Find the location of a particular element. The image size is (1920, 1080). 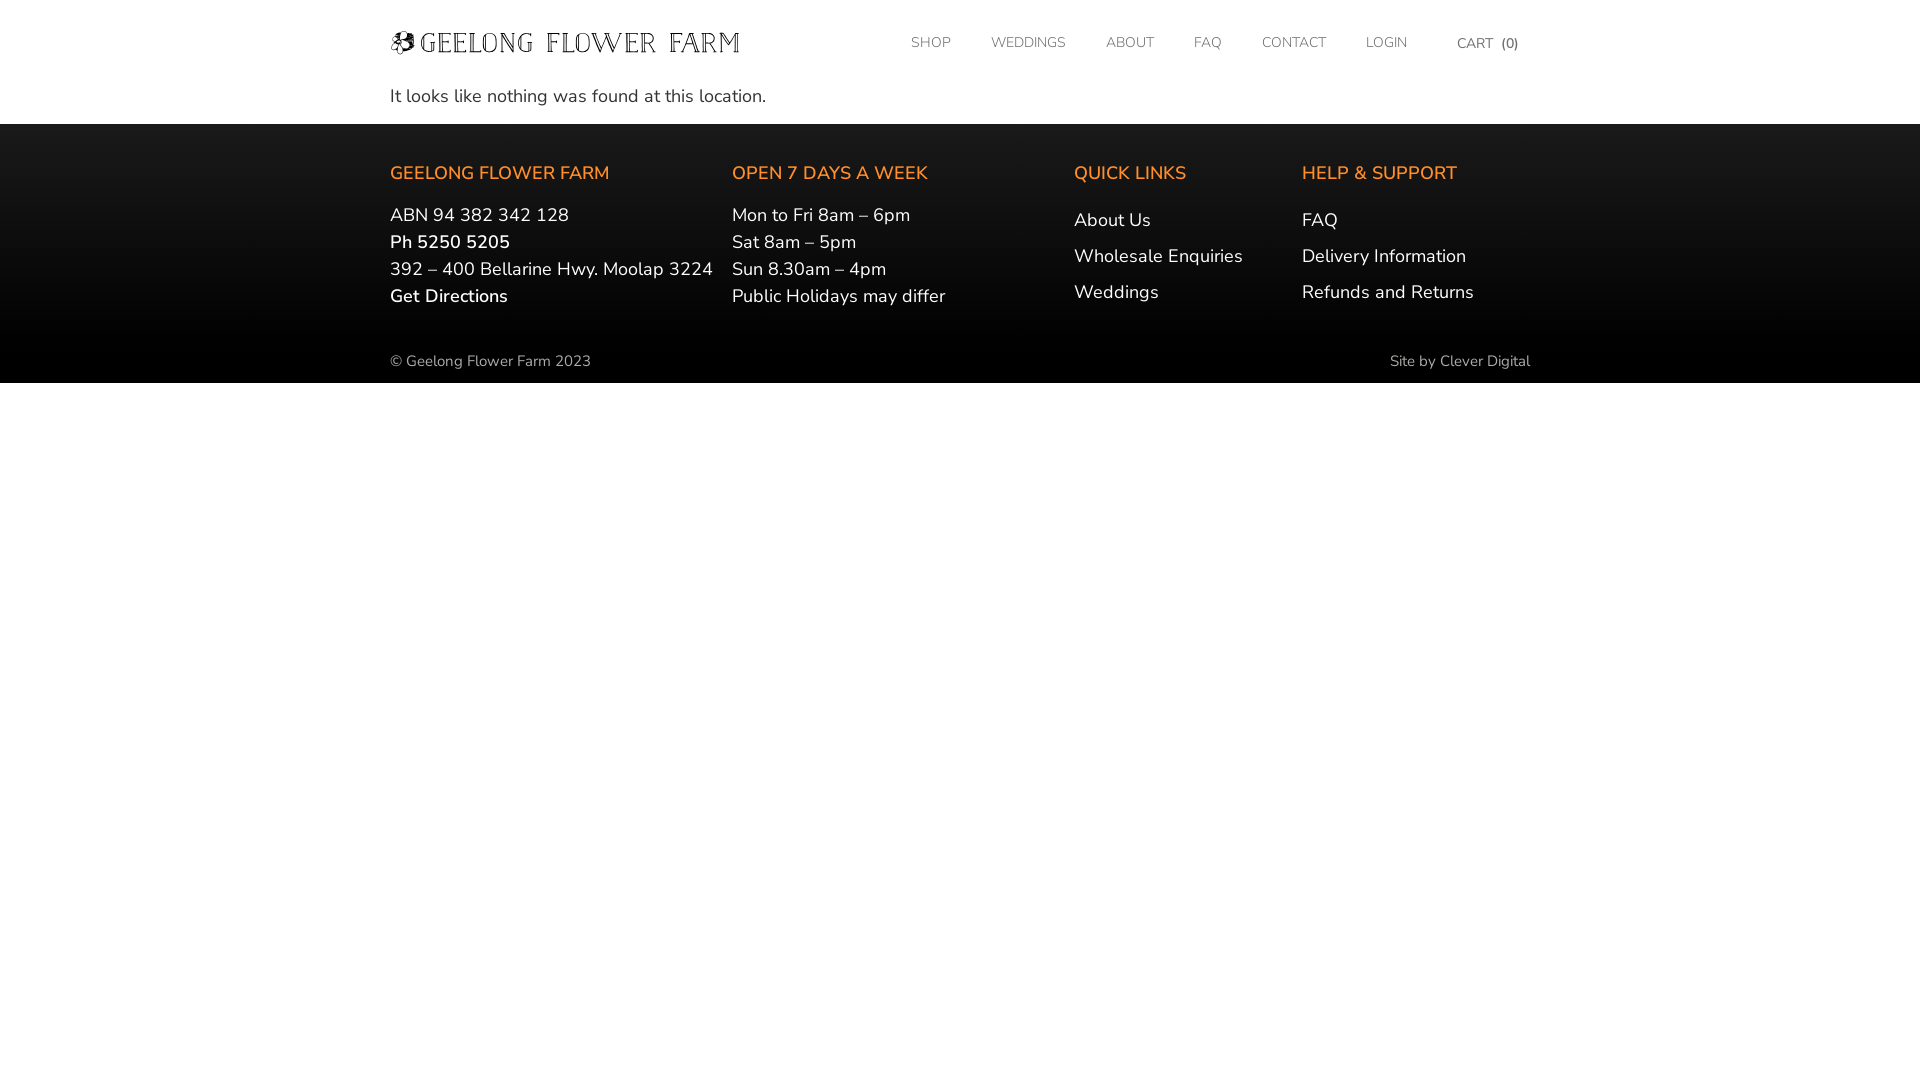

'About Us' is located at coordinates (1182, 219).